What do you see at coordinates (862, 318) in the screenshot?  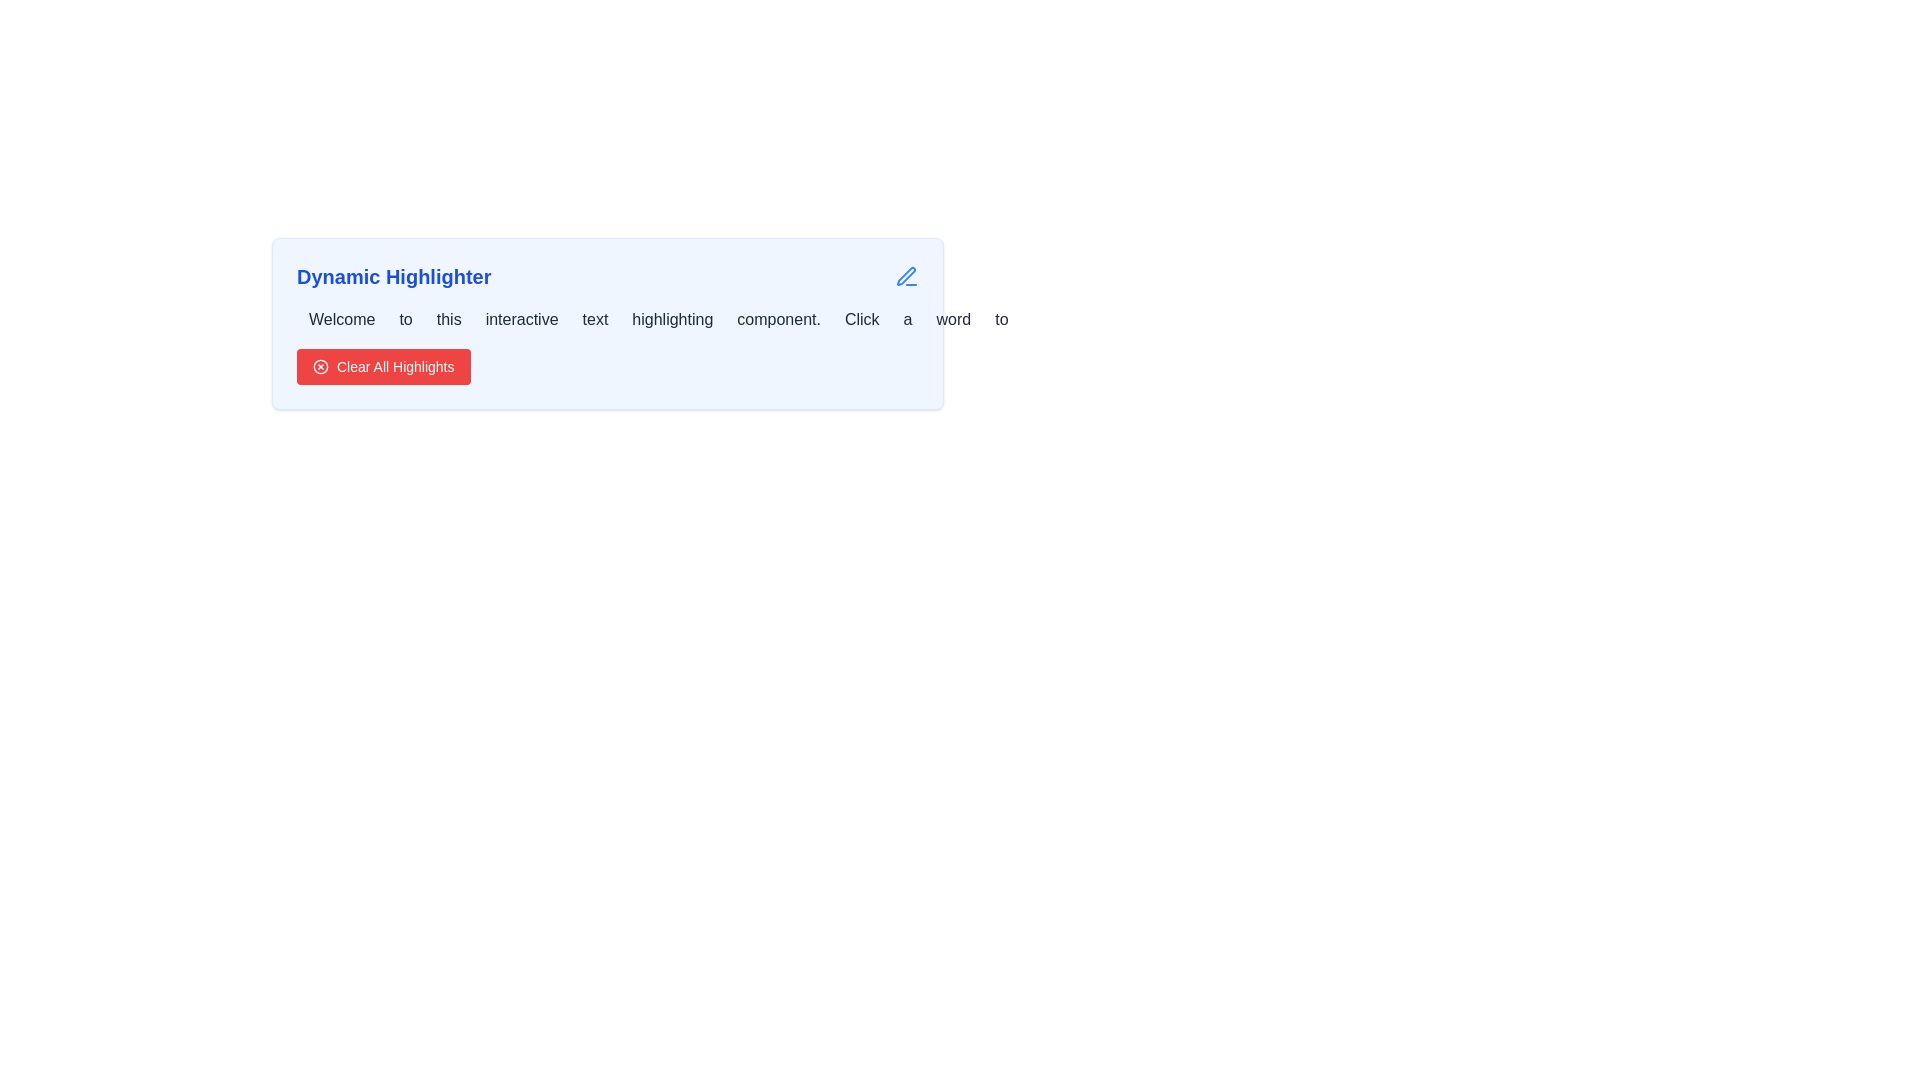 I see `the eighth word in the paragraph text box titled 'Dynamic Highlighter', which is located slightly to the right of the middle and follows the word 'component.'` at bounding box center [862, 318].